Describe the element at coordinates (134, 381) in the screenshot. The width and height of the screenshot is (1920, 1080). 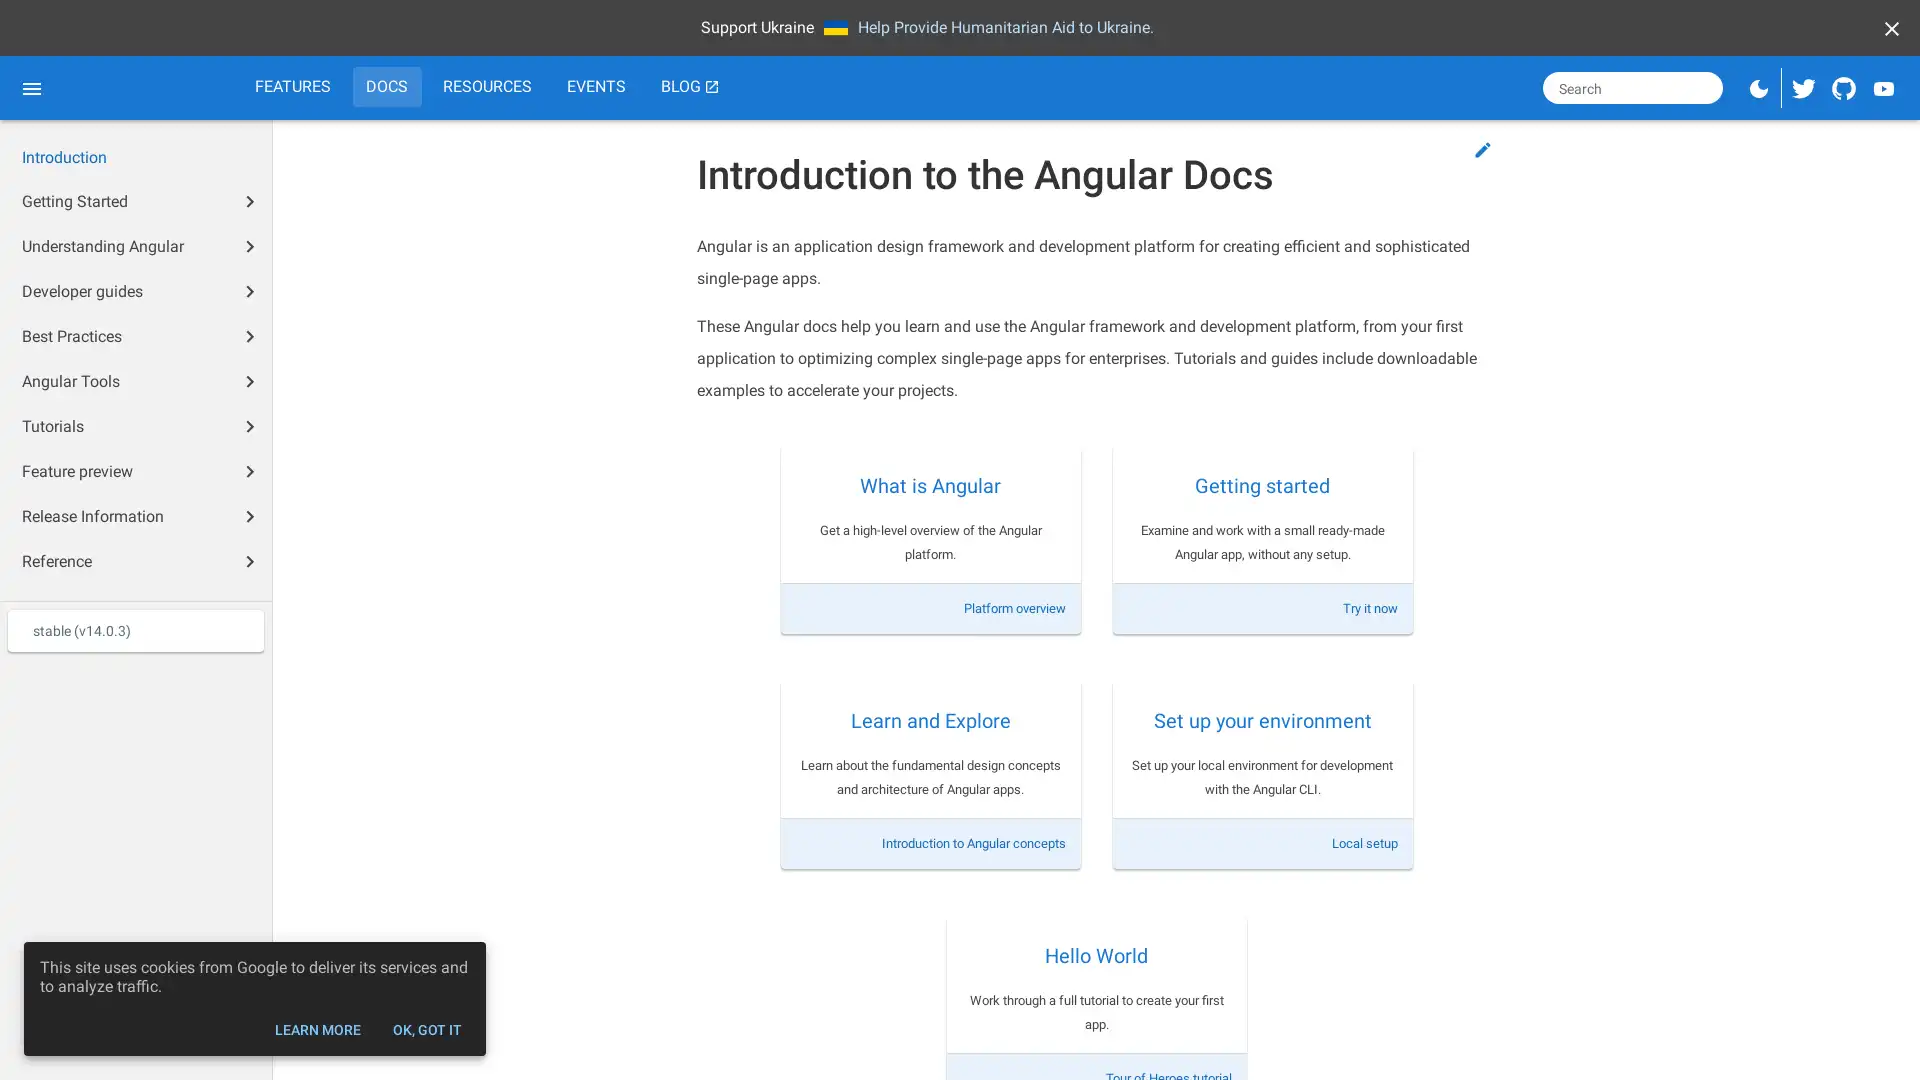
I see `Angular Tools` at that location.